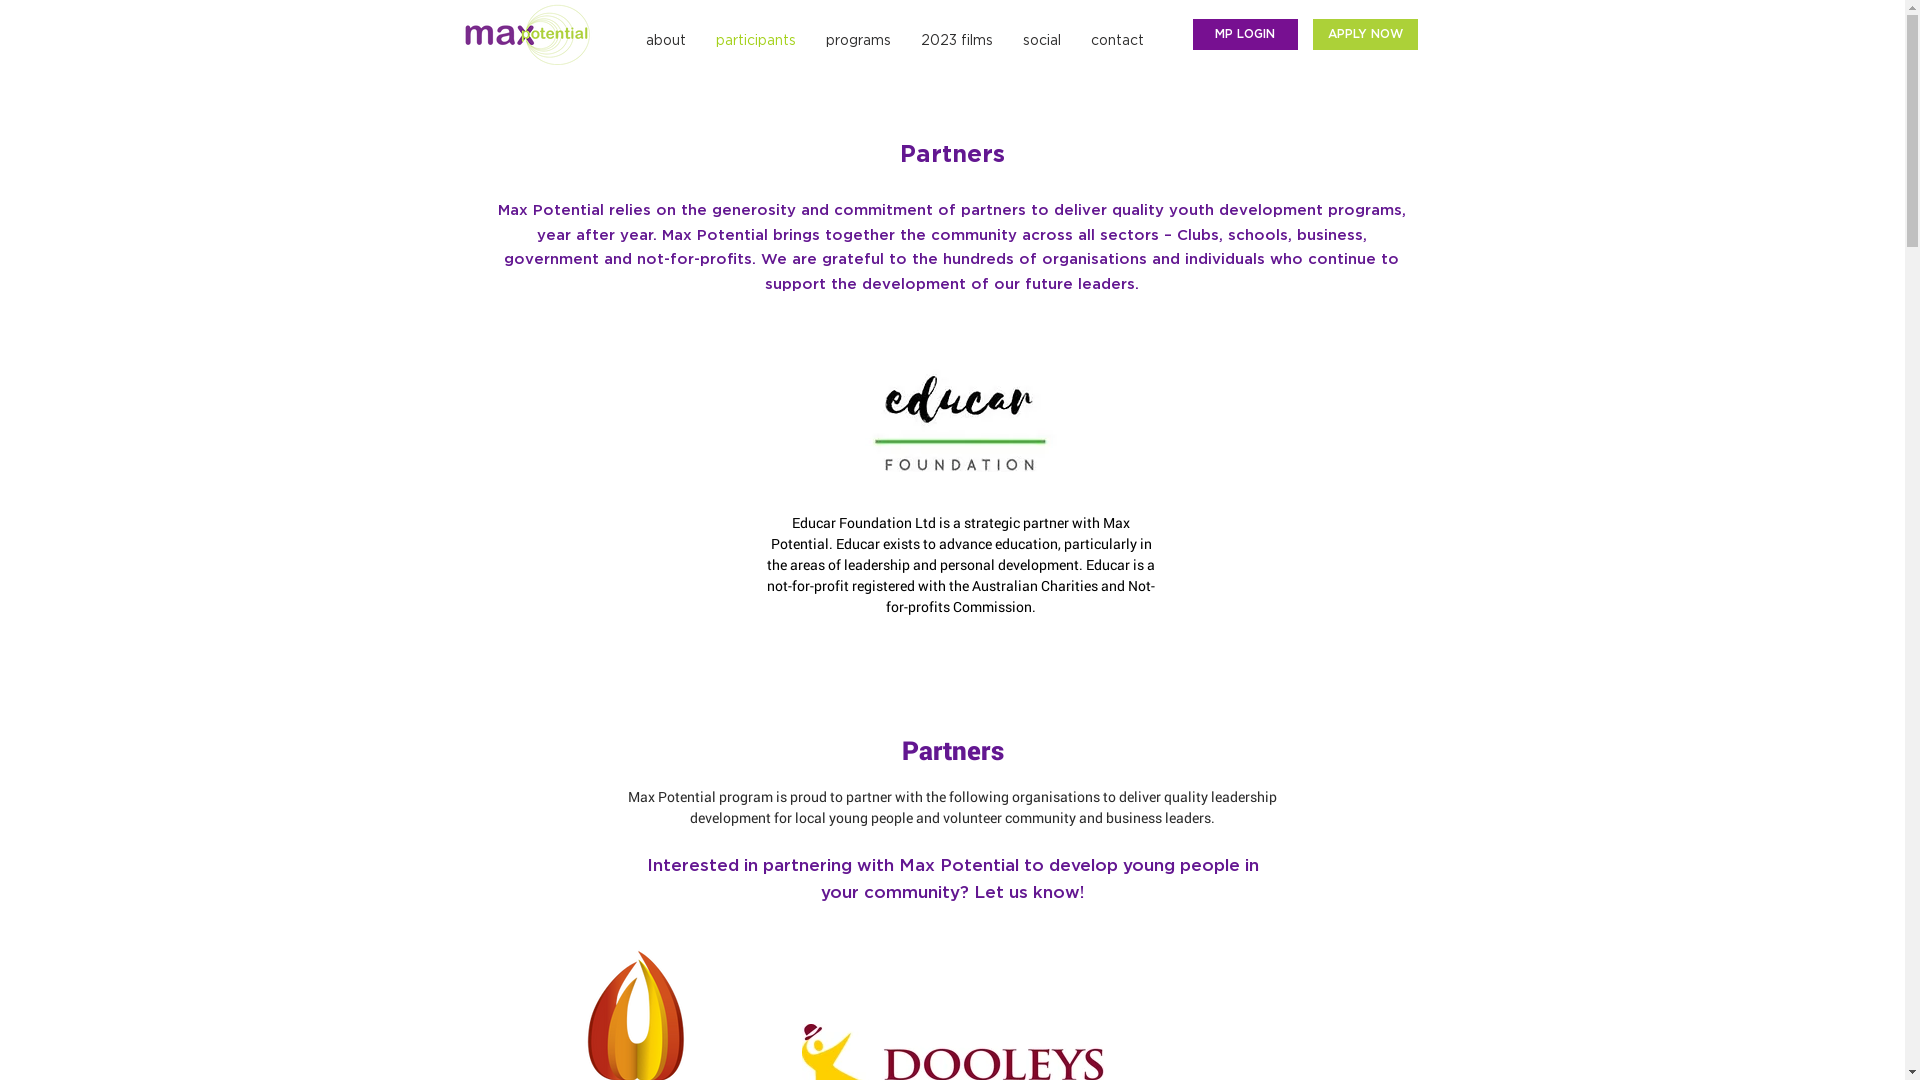 The image size is (1920, 1080). What do you see at coordinates (665, 41) in the screenshot?
I see `'about'` at bounding box center [665, 41].